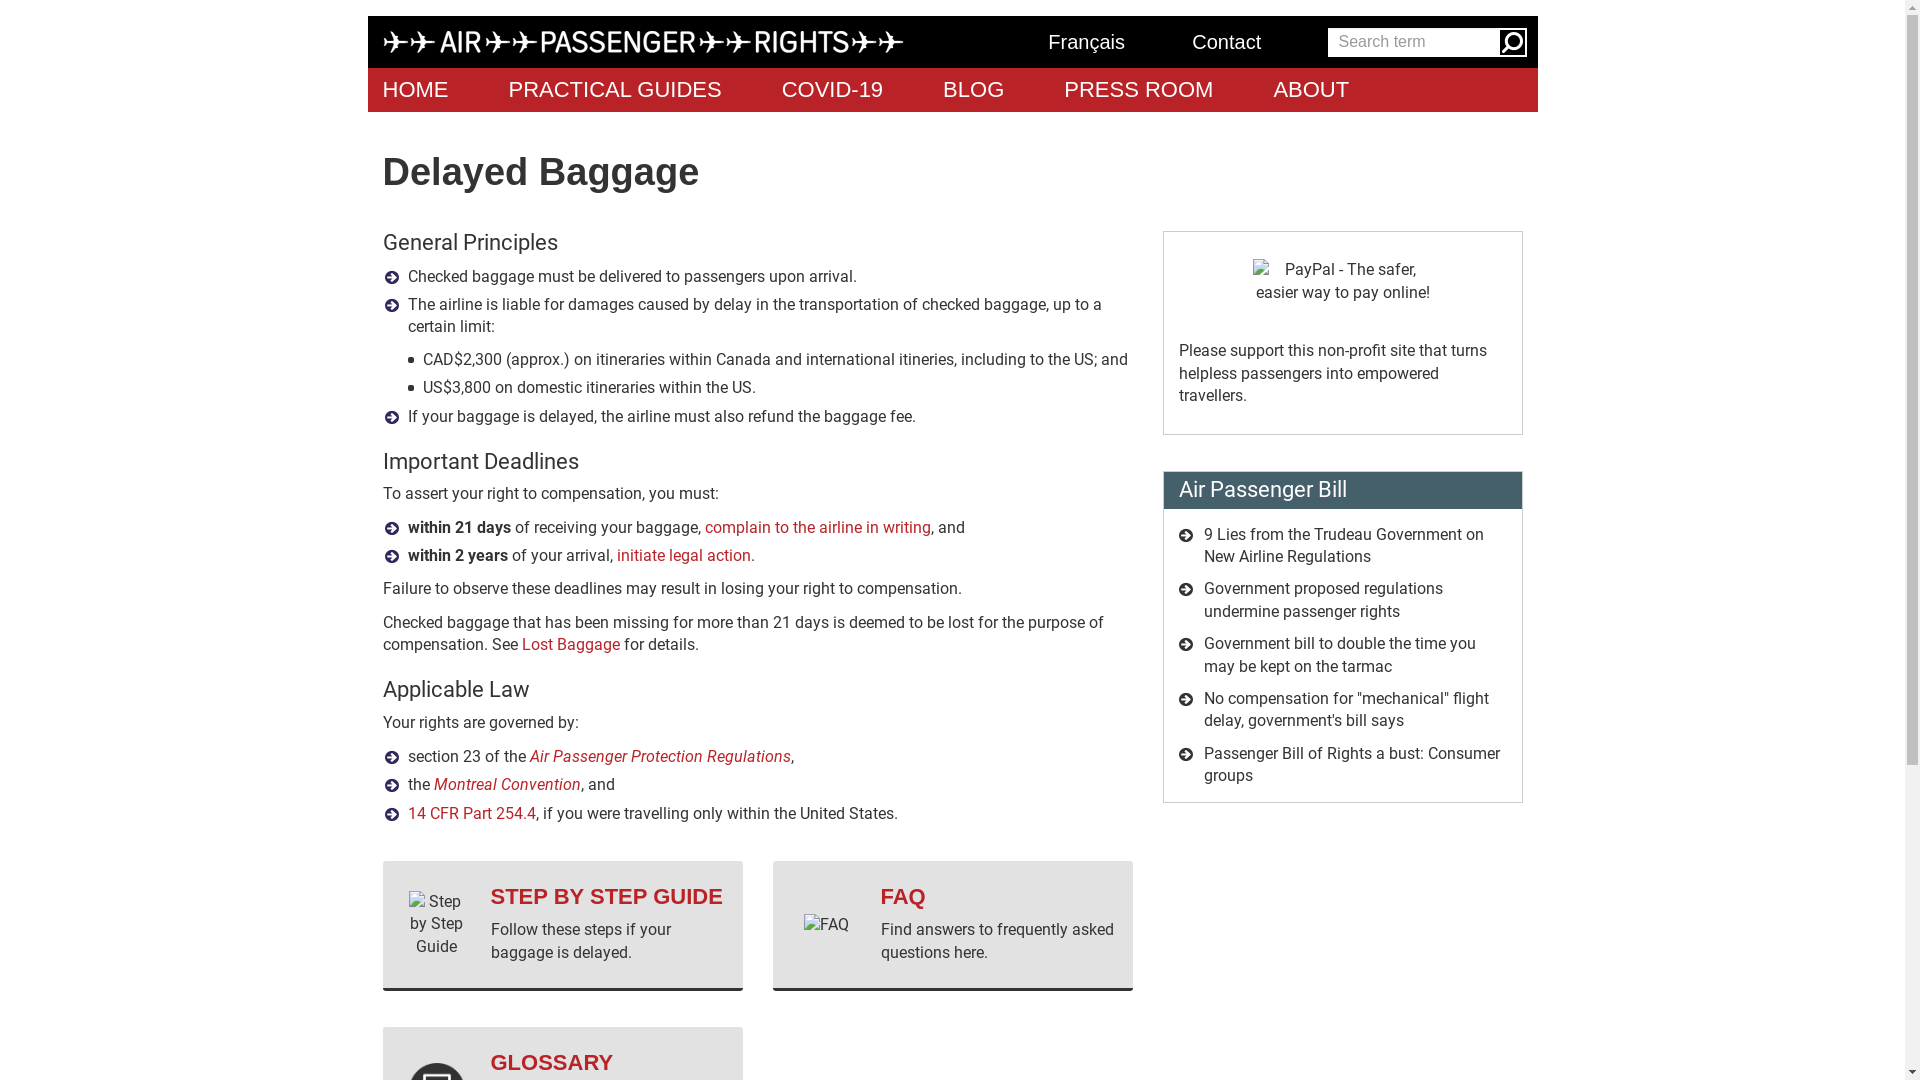 This screenshot has width=1920, height=1080. What do you see at coordinates (570, 644) in the screenshot?
I see `'Lost Baggage'` at bounding box center [570, 644].